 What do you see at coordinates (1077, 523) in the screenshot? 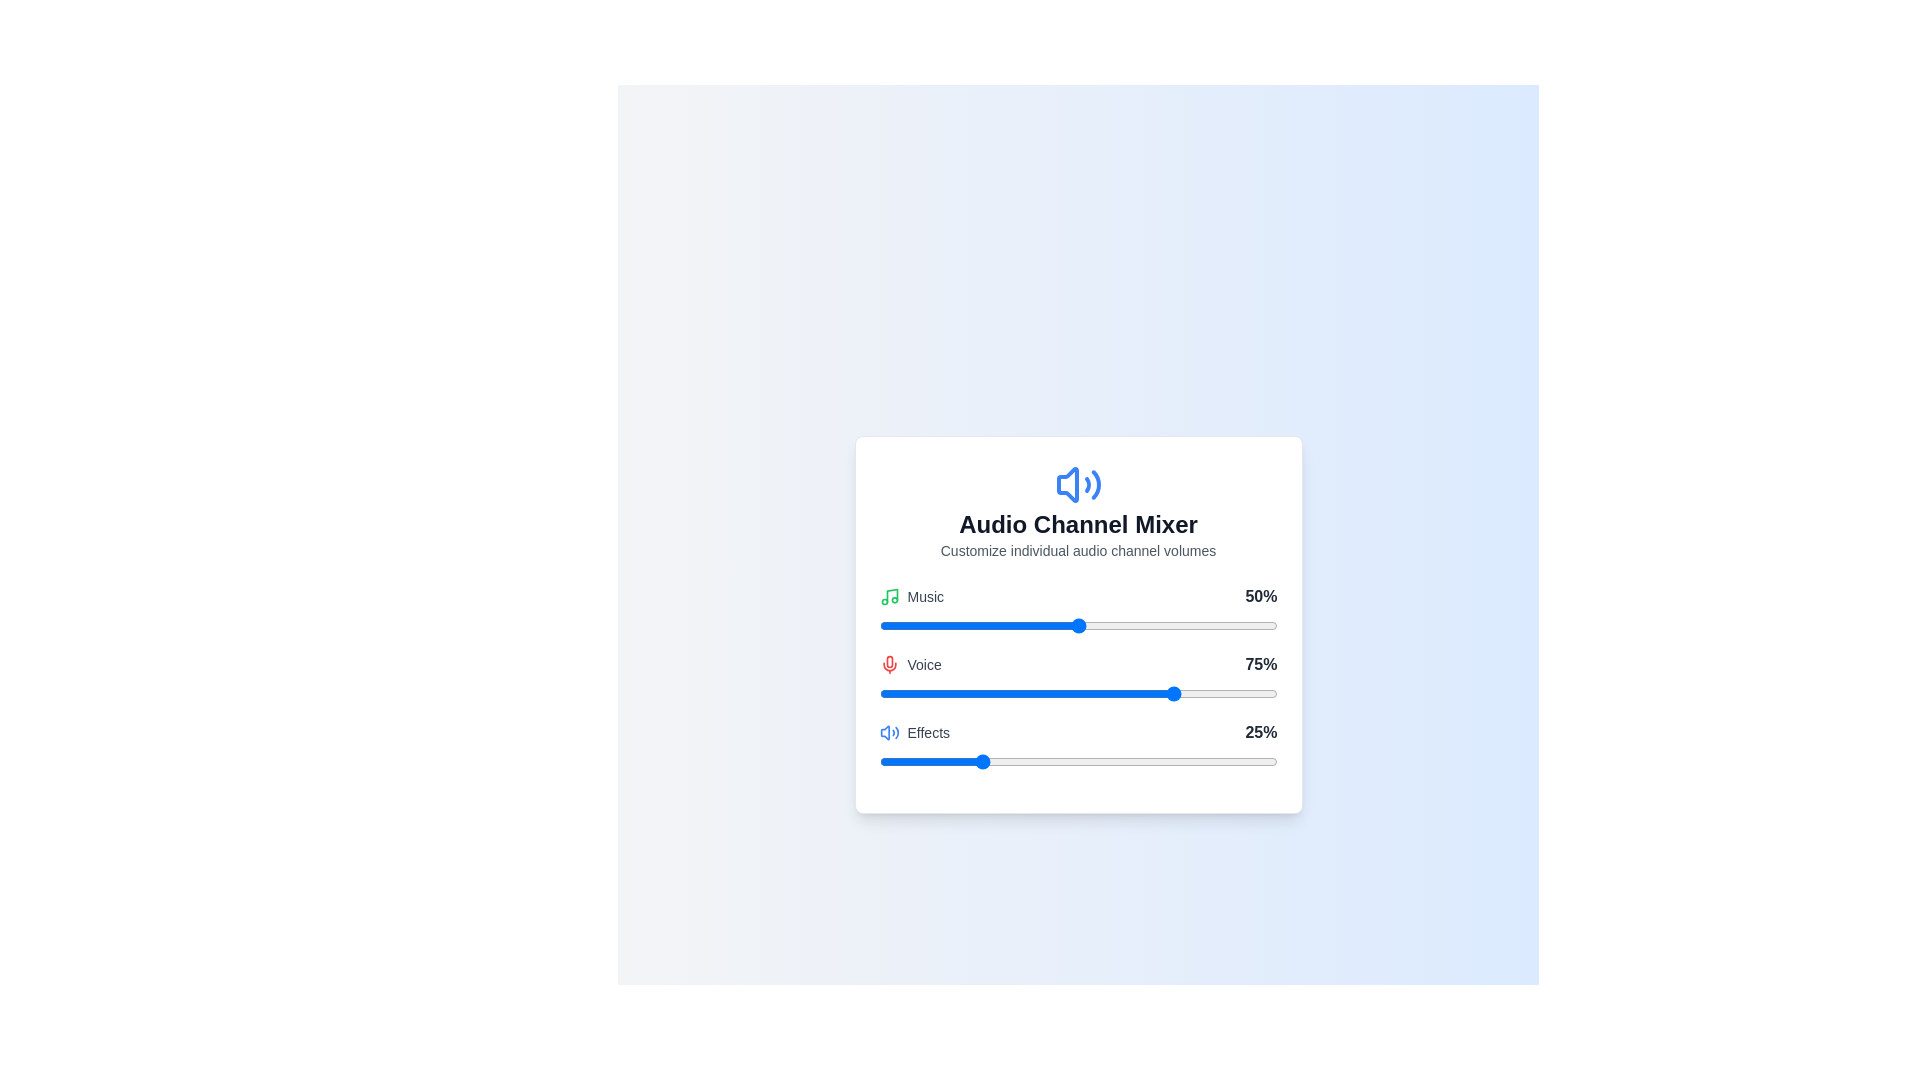
I see `the bold title text displaying 'Audio Channel Mixer' located in the top center of the card-like interface, which is positioned below the speaker icon and above the descriptive text` at bounding box center [1077, 523].